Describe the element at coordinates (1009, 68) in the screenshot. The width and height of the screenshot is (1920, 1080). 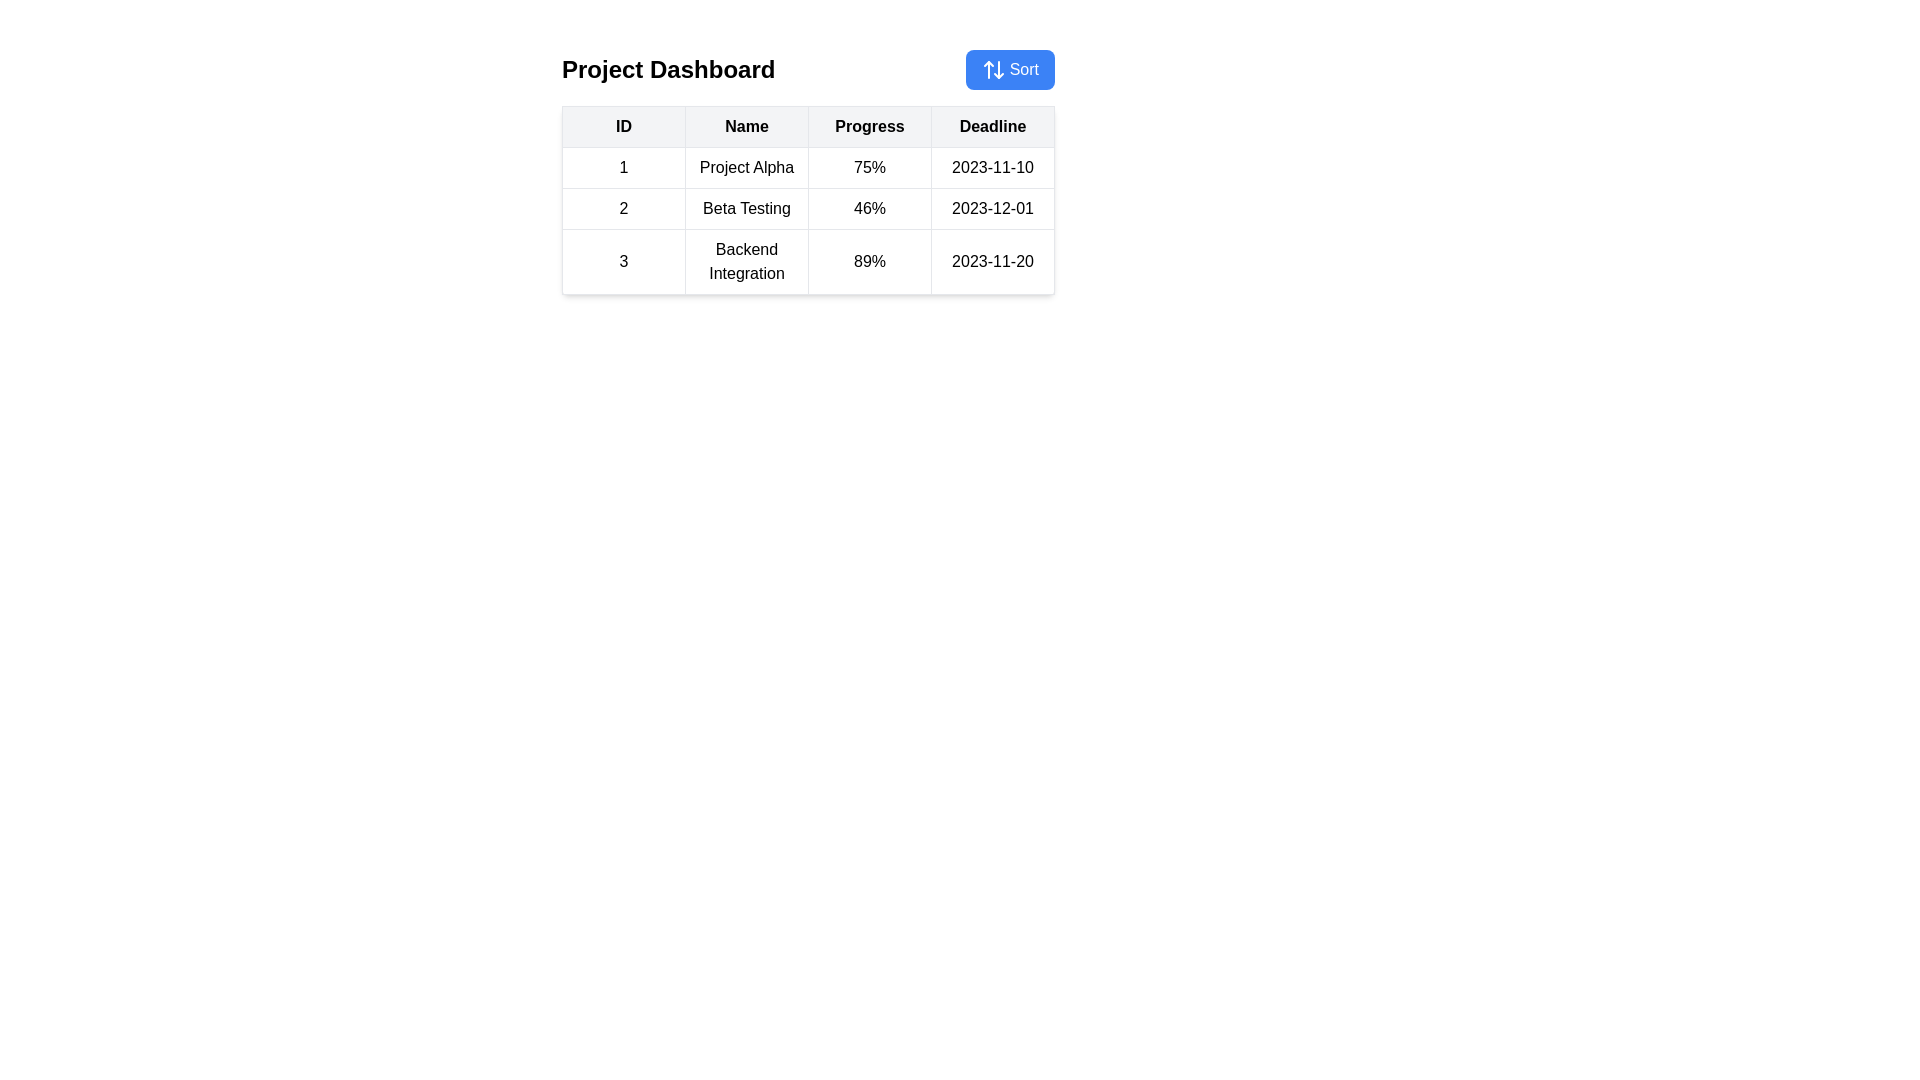
I see `the sorting button located to the right of the text 'Project Dashboard'` at that location.